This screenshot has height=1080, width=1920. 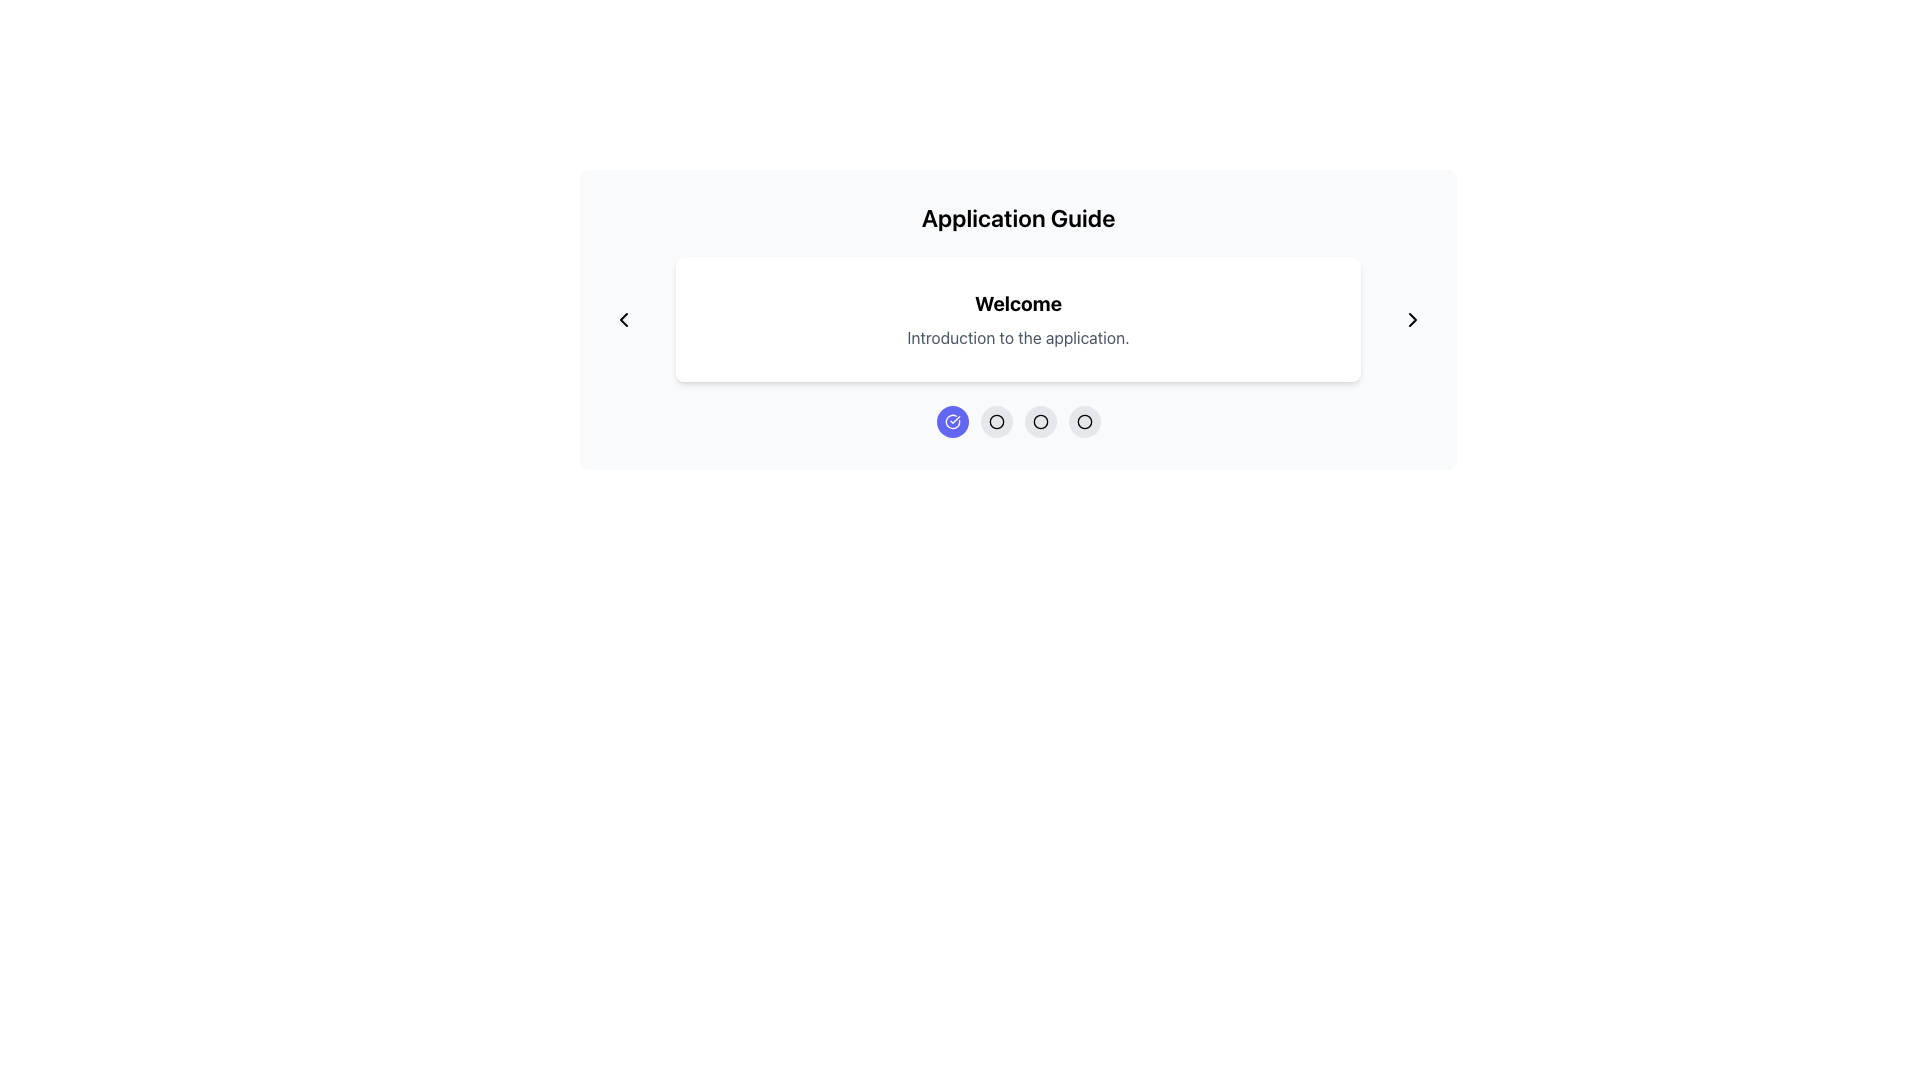 What do you see at coordinates (623, 319) in the screenshot?
I see `the left chevron arrow icon used for navigation to go to the previous page` at bounding box center [623, 319].